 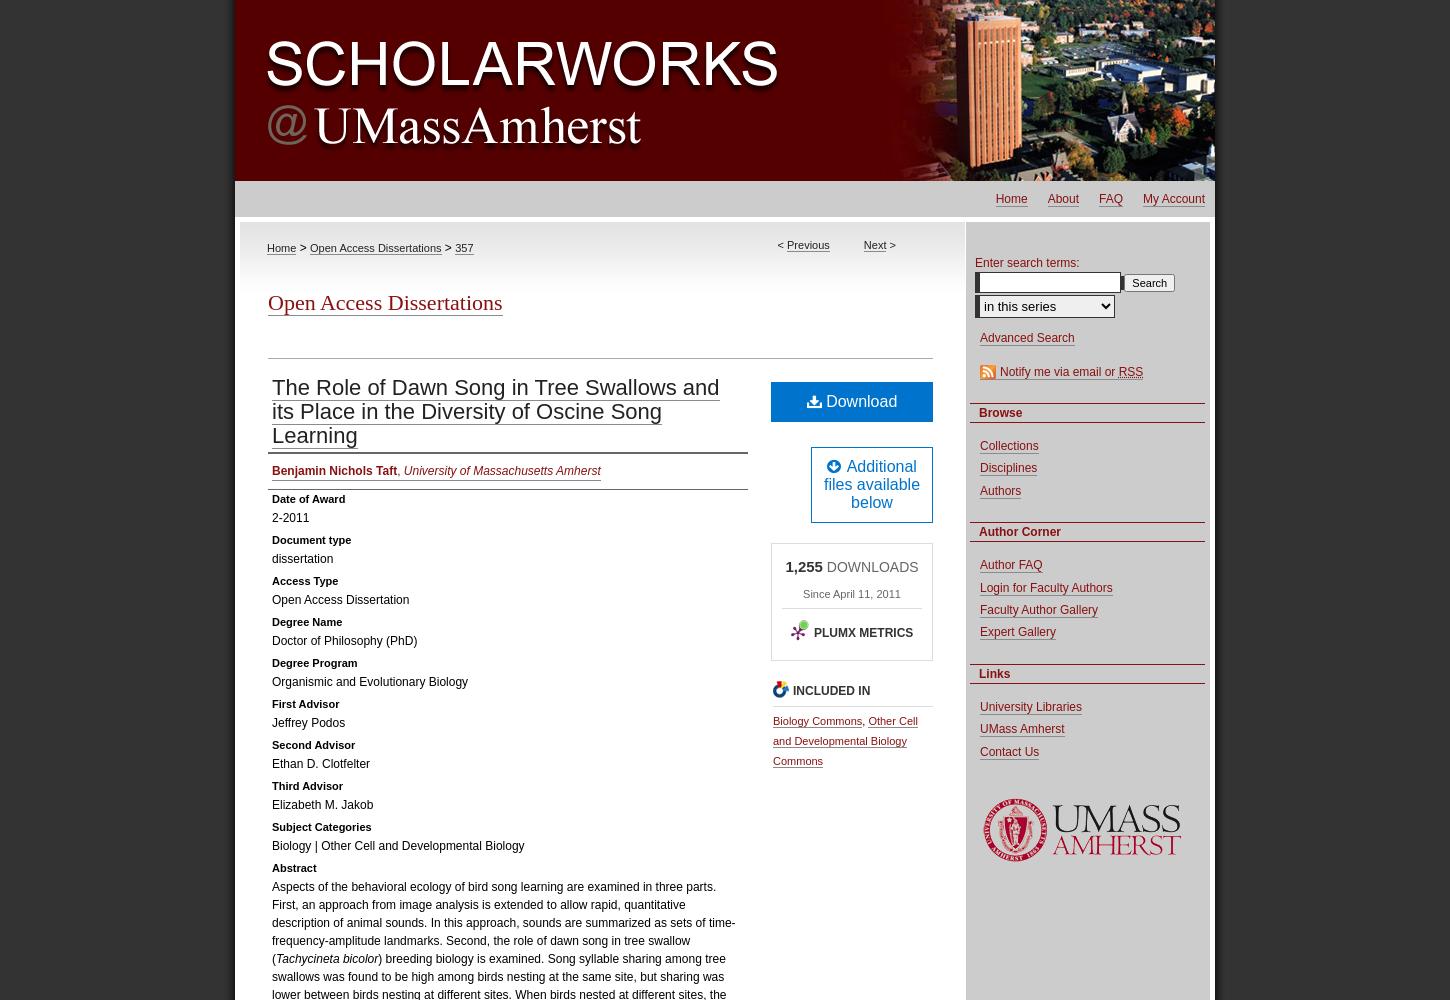 What do you see at coordinates (873, 244) in the screenshot?
I see `'Next'` at bounding box center [873, 244].